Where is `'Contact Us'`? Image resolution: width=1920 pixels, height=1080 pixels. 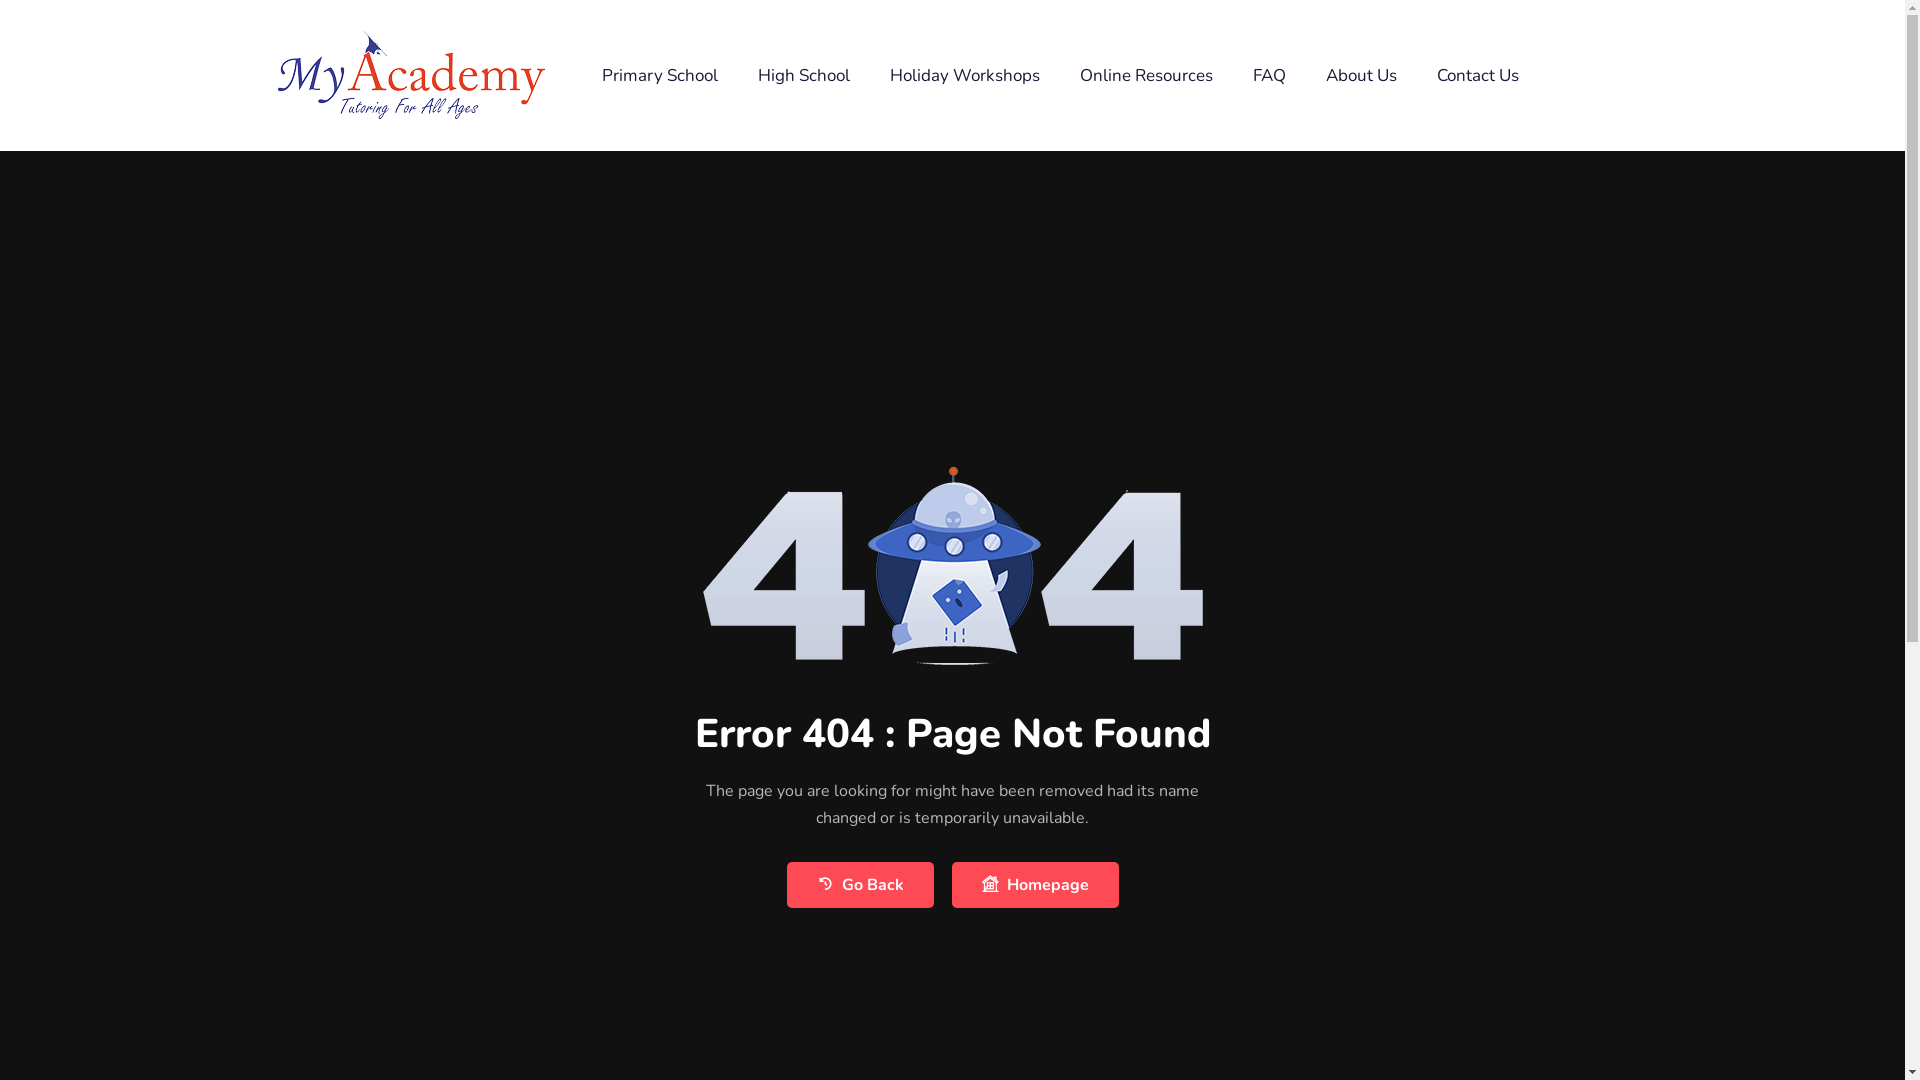 'Contact Us' is located at coordinates (1415, 73).